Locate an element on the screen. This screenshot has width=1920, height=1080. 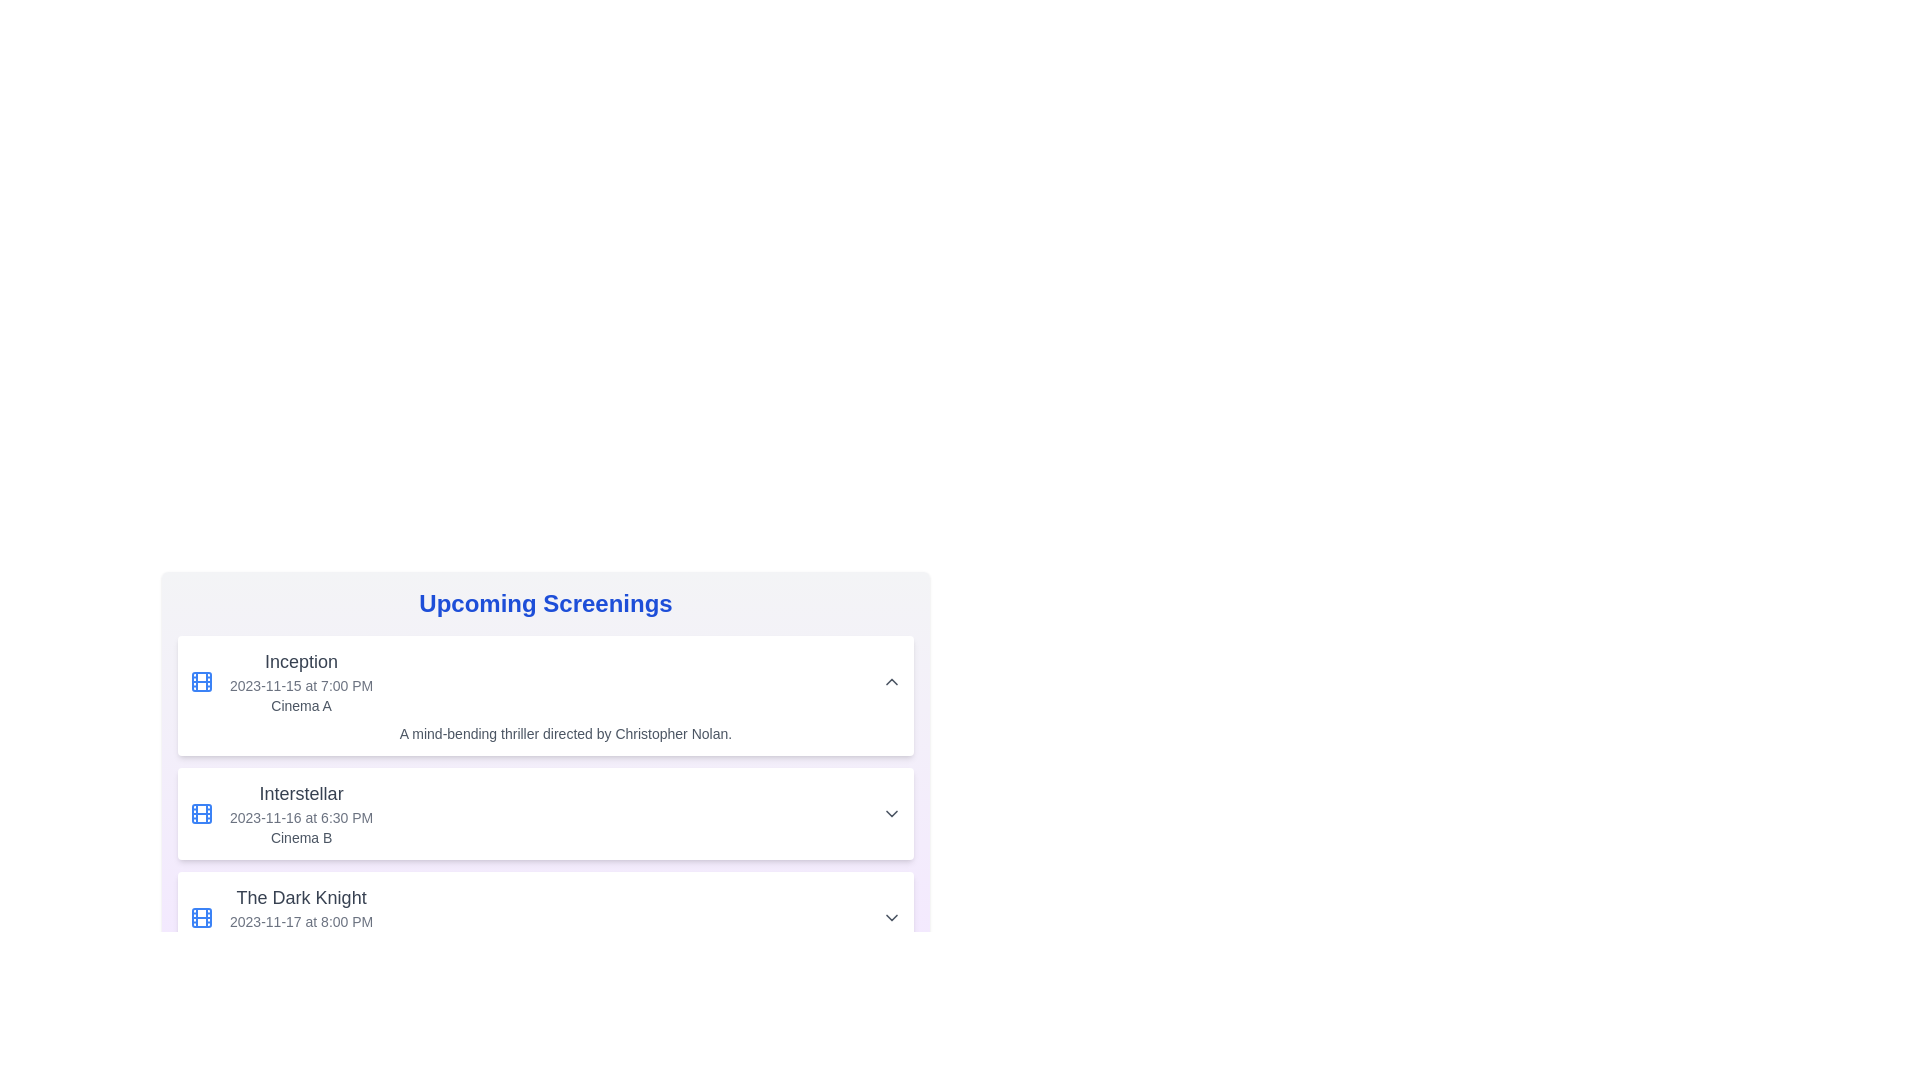
the blue film roll icon located to the left of the 'Inception' screening information is located at coordinates (201, 681).